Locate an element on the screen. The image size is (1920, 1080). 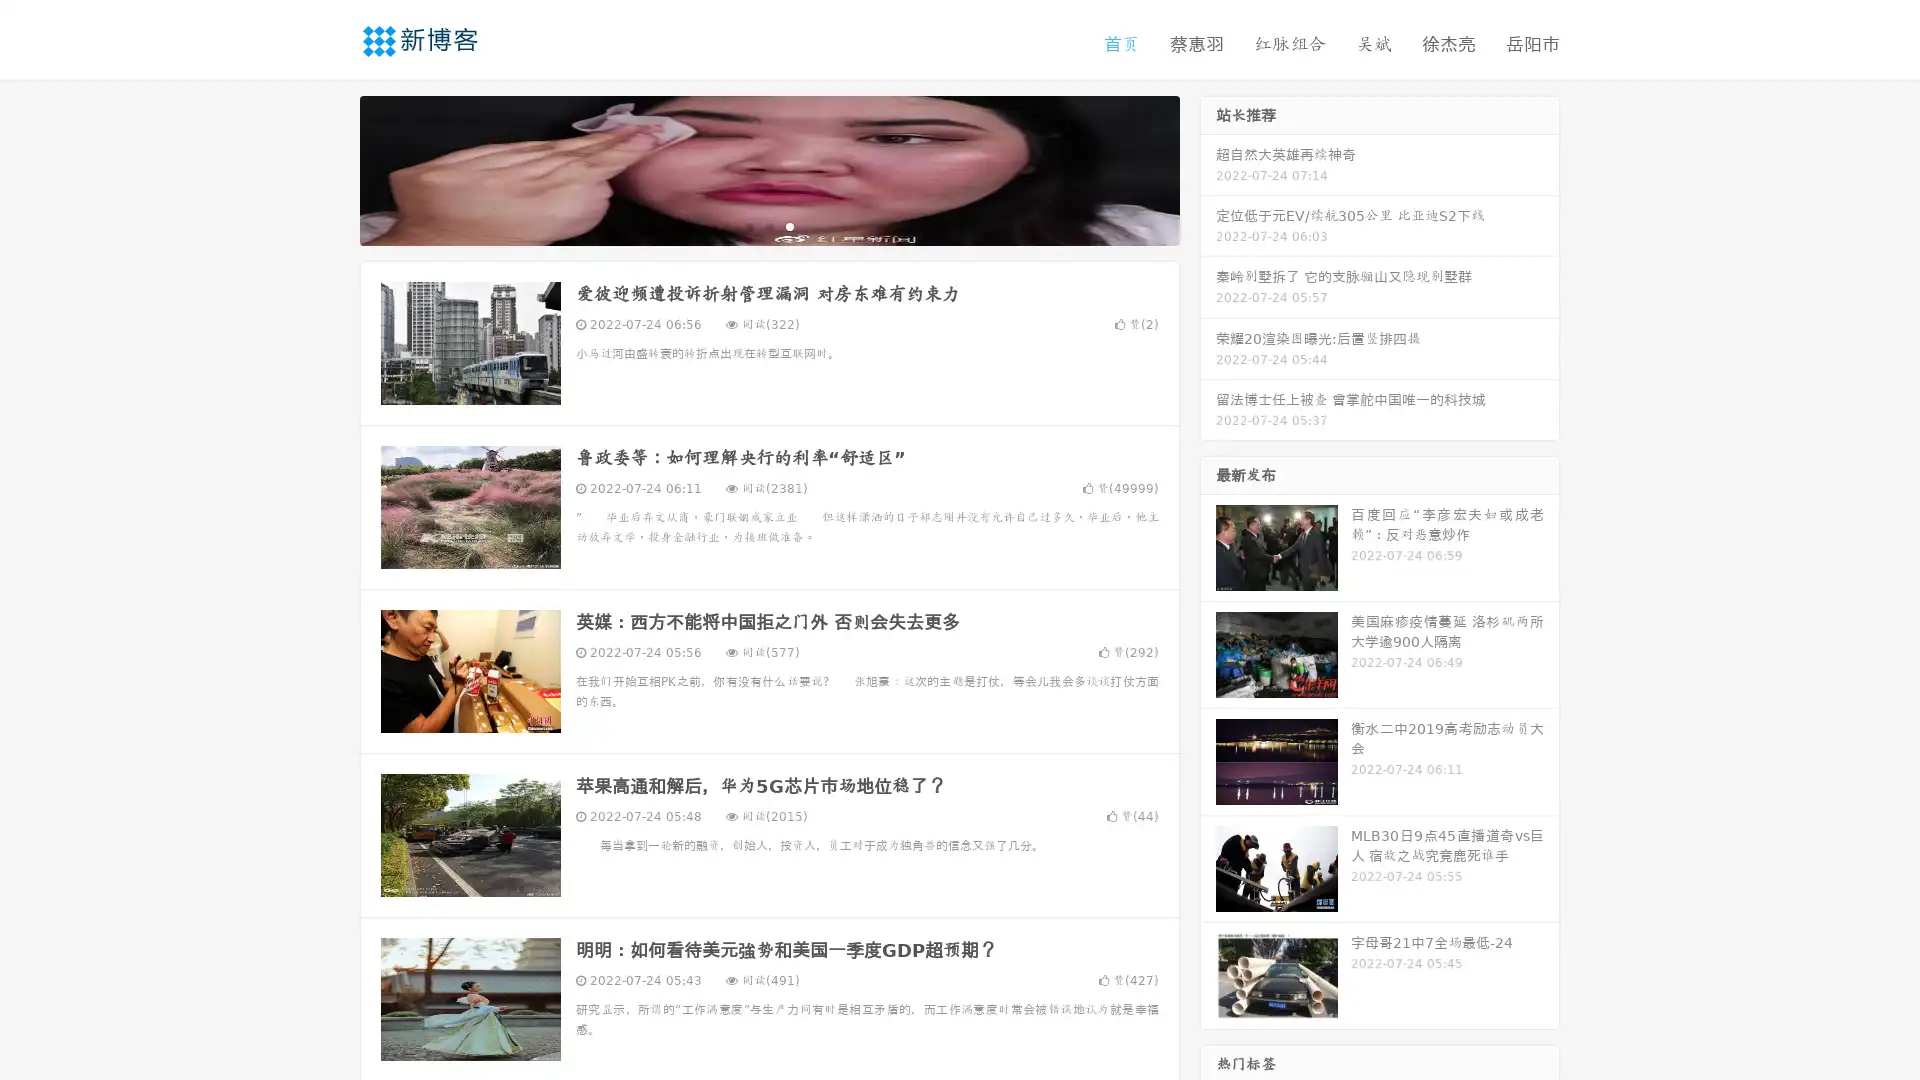
Go to slide 3 is located at coordinates (789, 225).